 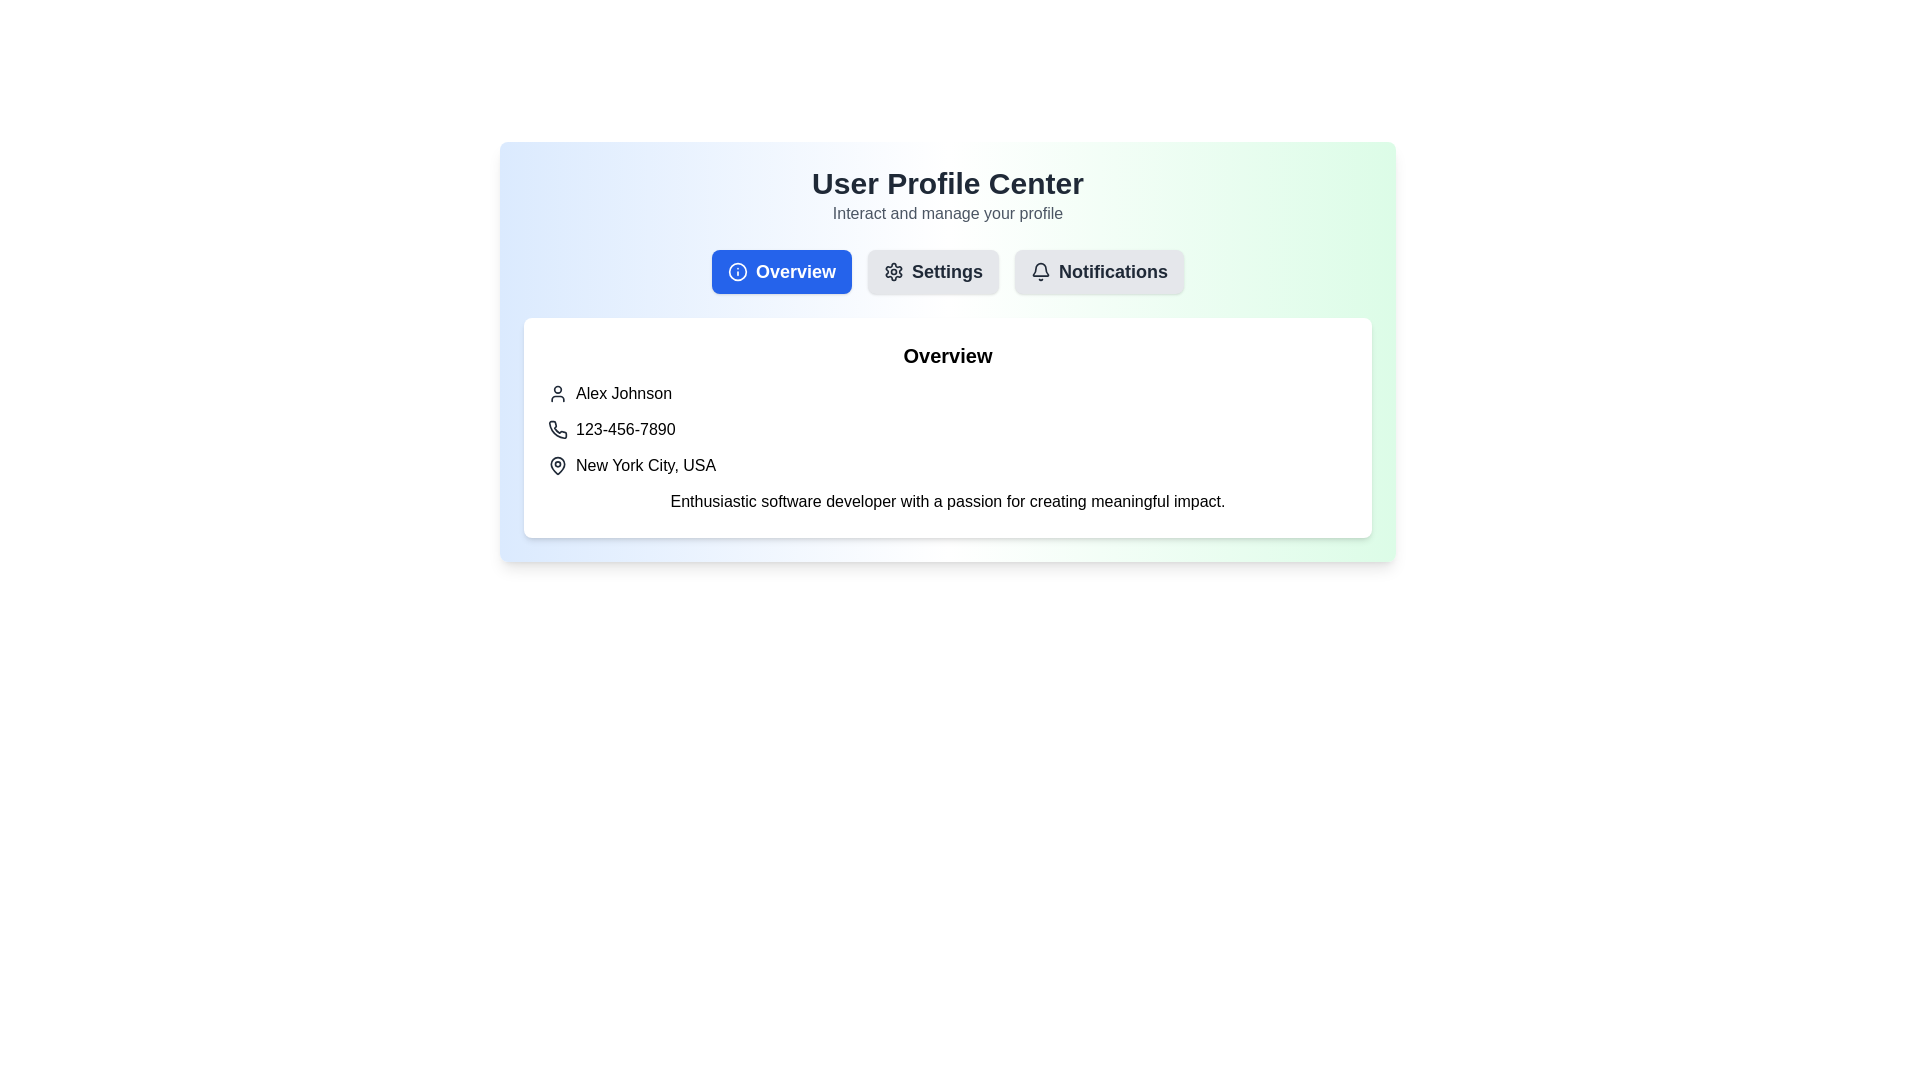 What do you see at coordinates (557, 428) in the screenshot?
I see `the phone icon represented in a minimalistic line art style, which is located beside the phone number '123-456-7890'` at bounding box center [557, 428].